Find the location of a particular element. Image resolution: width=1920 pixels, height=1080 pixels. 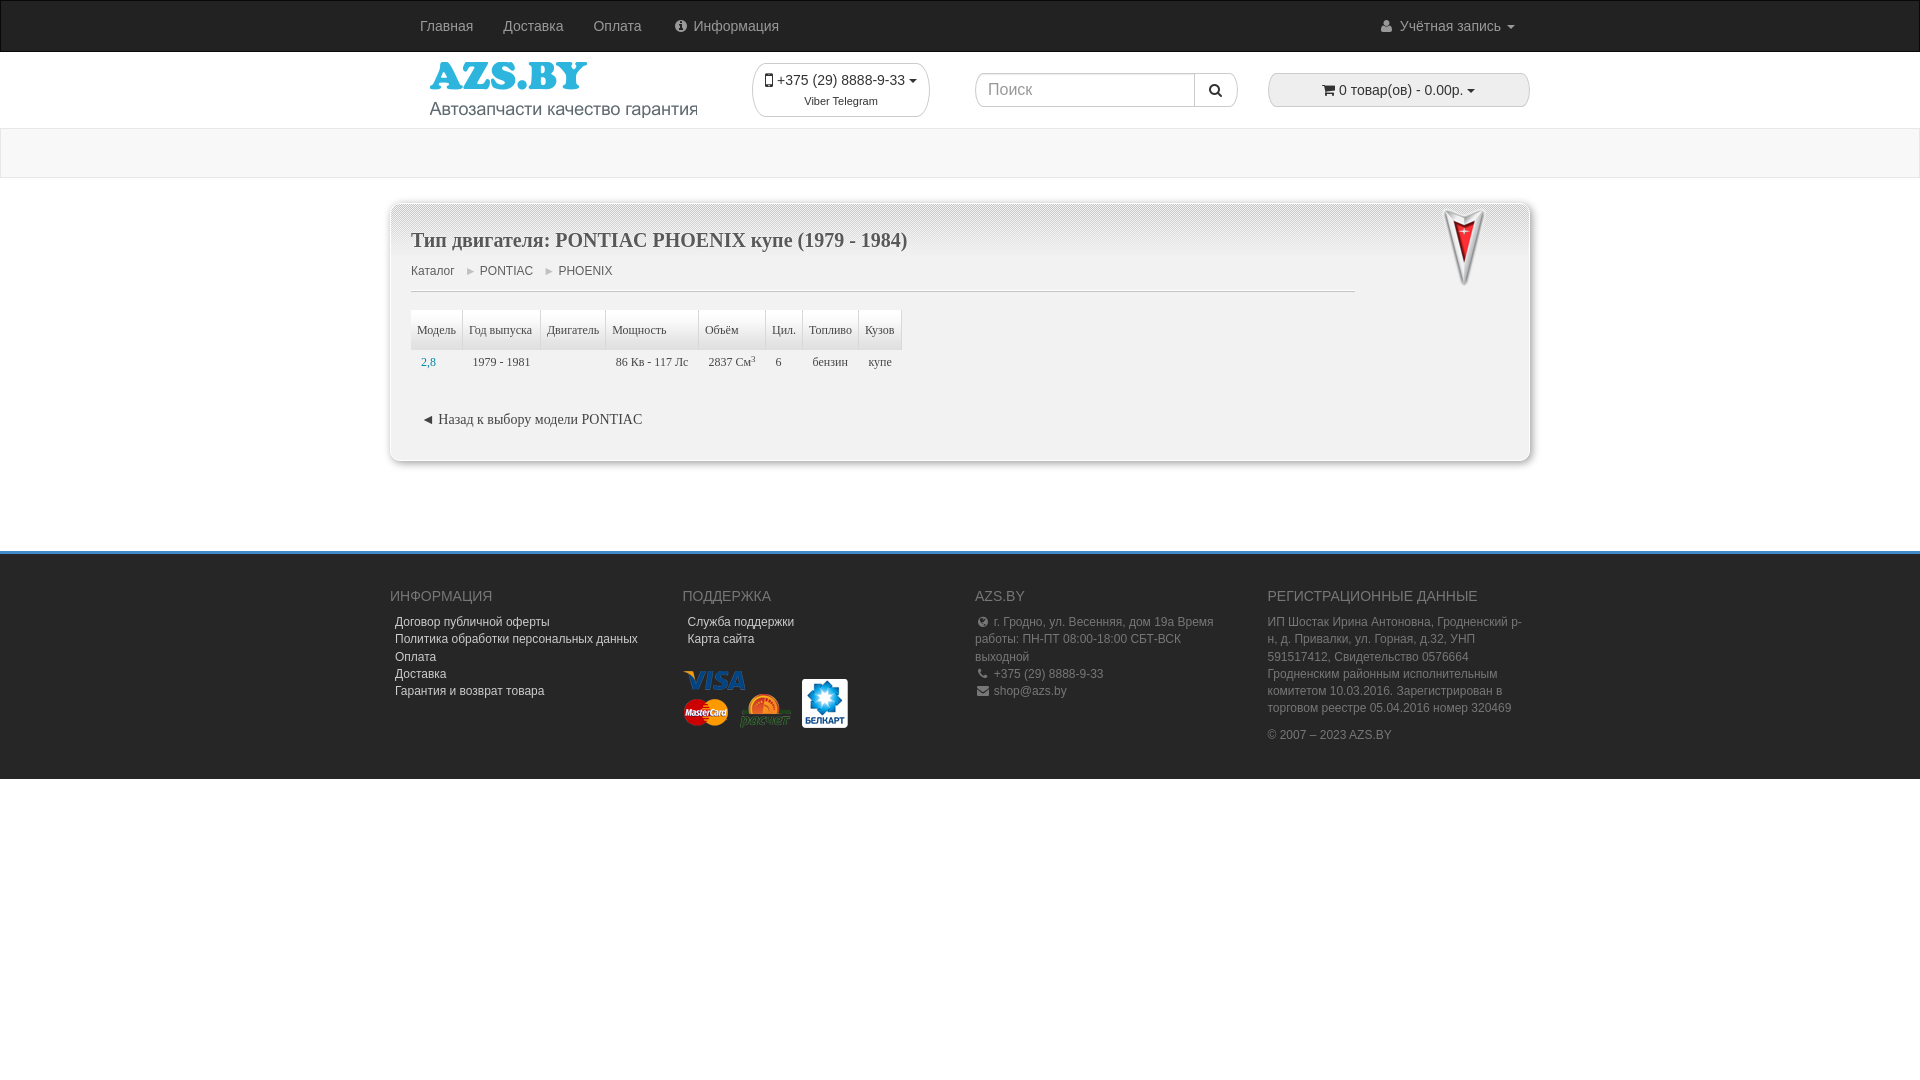

'AZS.BY' is located at coordinates (562, 88).